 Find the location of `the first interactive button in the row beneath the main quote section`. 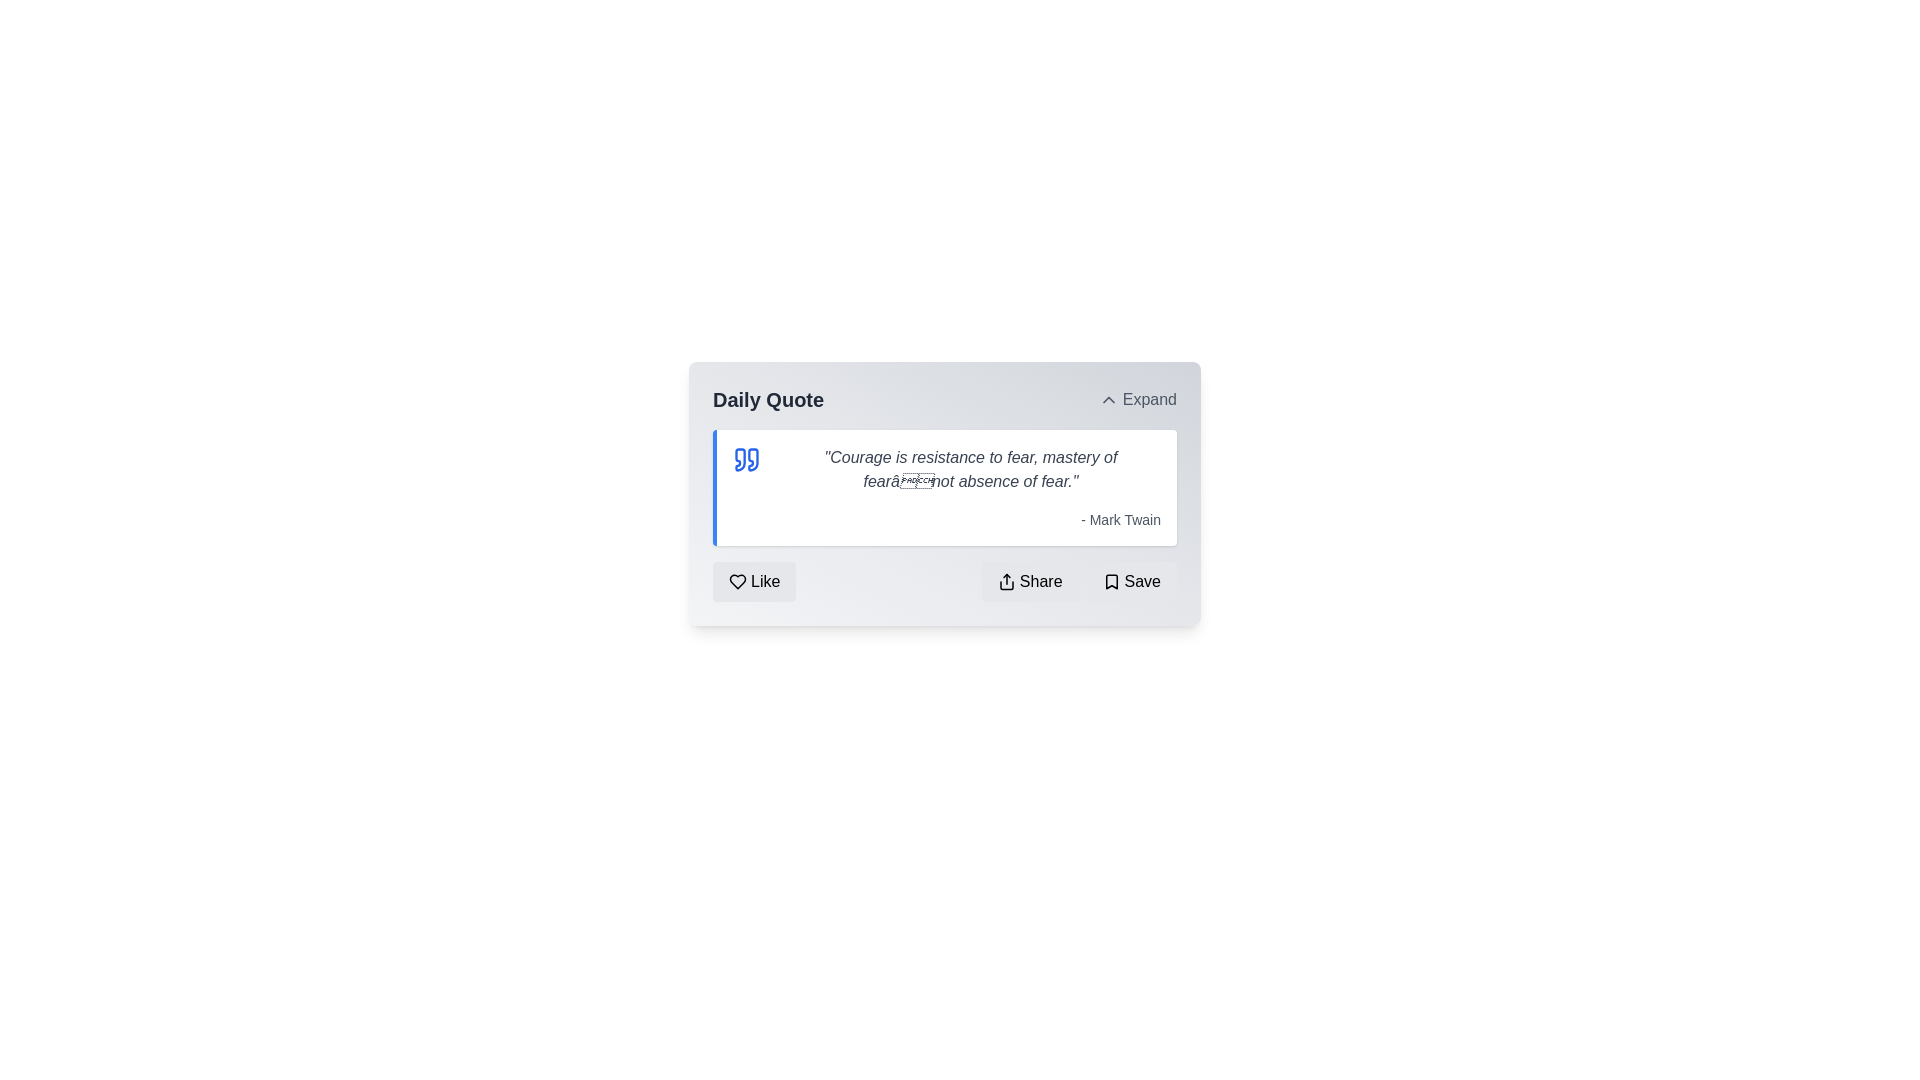

the first interactive button in the row beneath the main quote section is located at coordinates (753, 582).